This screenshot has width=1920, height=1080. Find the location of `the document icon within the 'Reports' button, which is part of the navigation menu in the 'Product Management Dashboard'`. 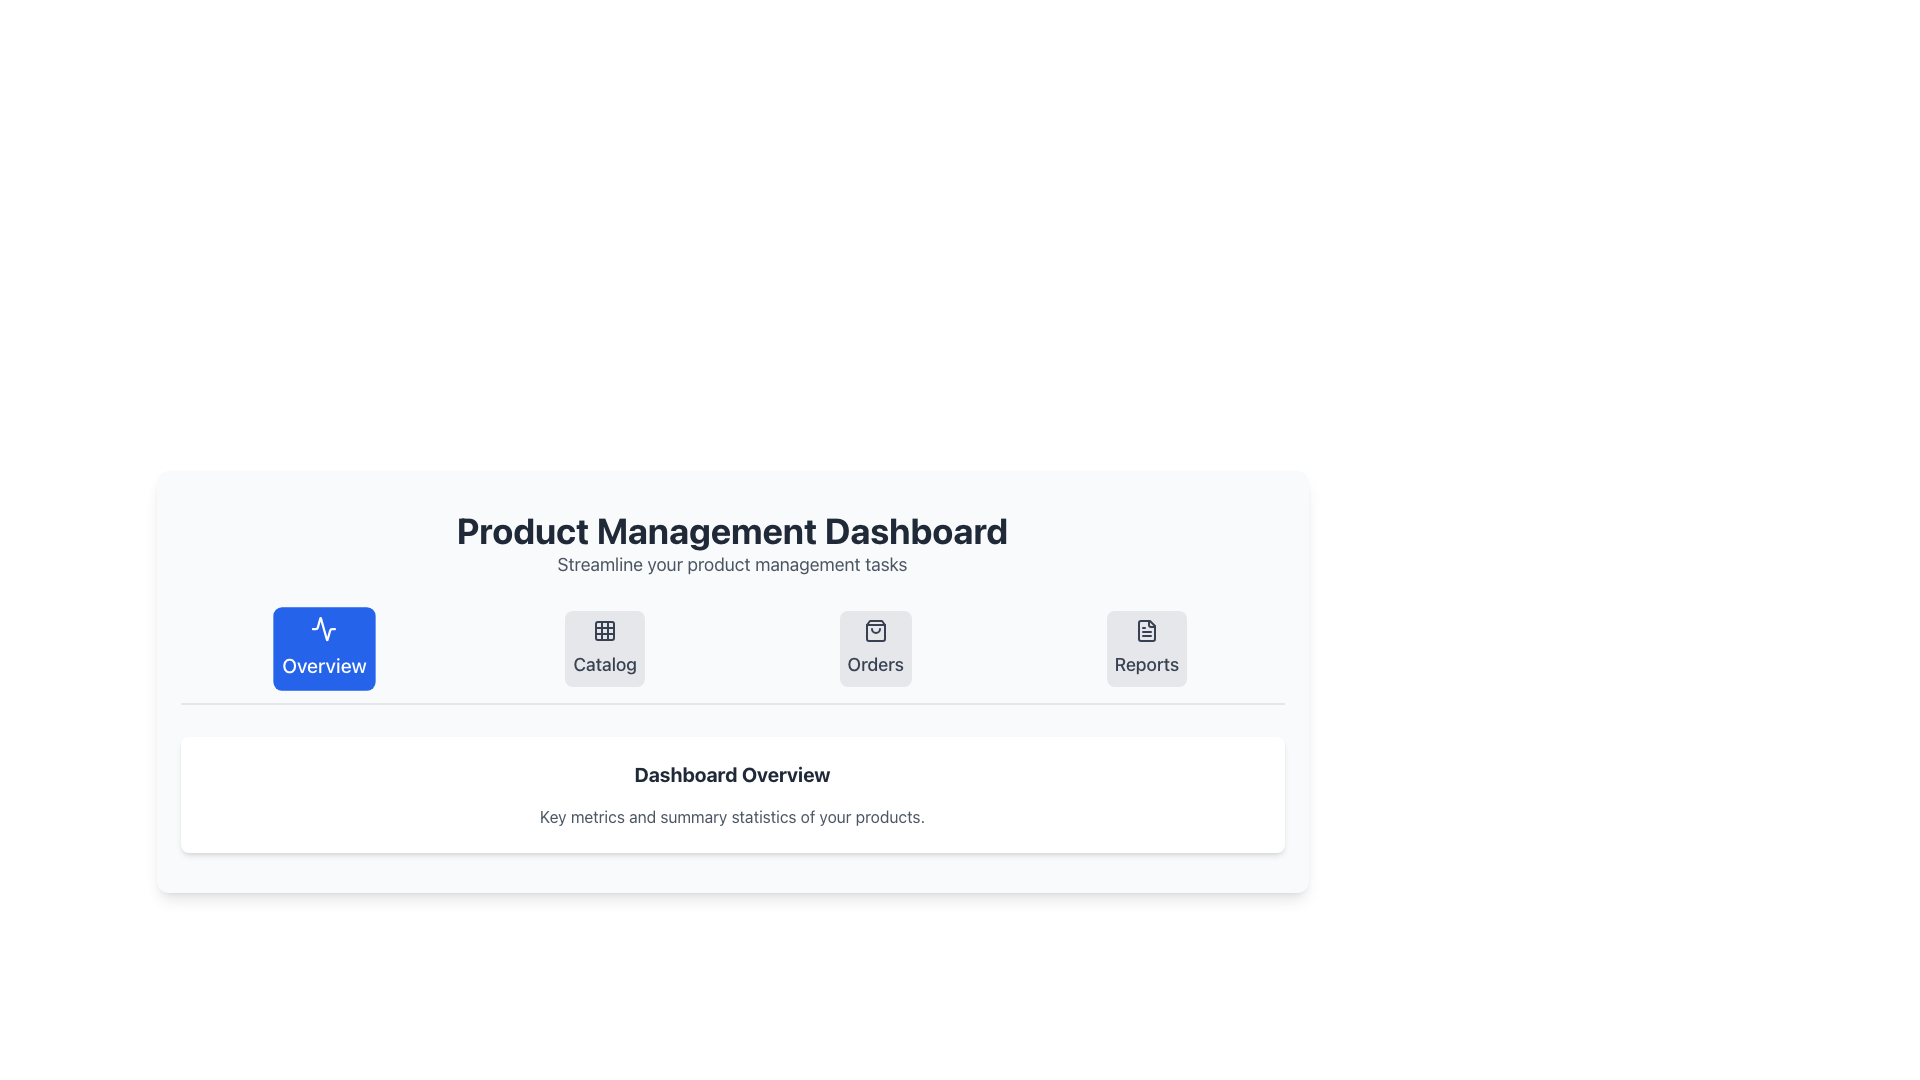

the document icon within the 'Reports' button, which is part of the navigation menu in the 'Product Management Dashboard' is located at coordinates (1146, 631).